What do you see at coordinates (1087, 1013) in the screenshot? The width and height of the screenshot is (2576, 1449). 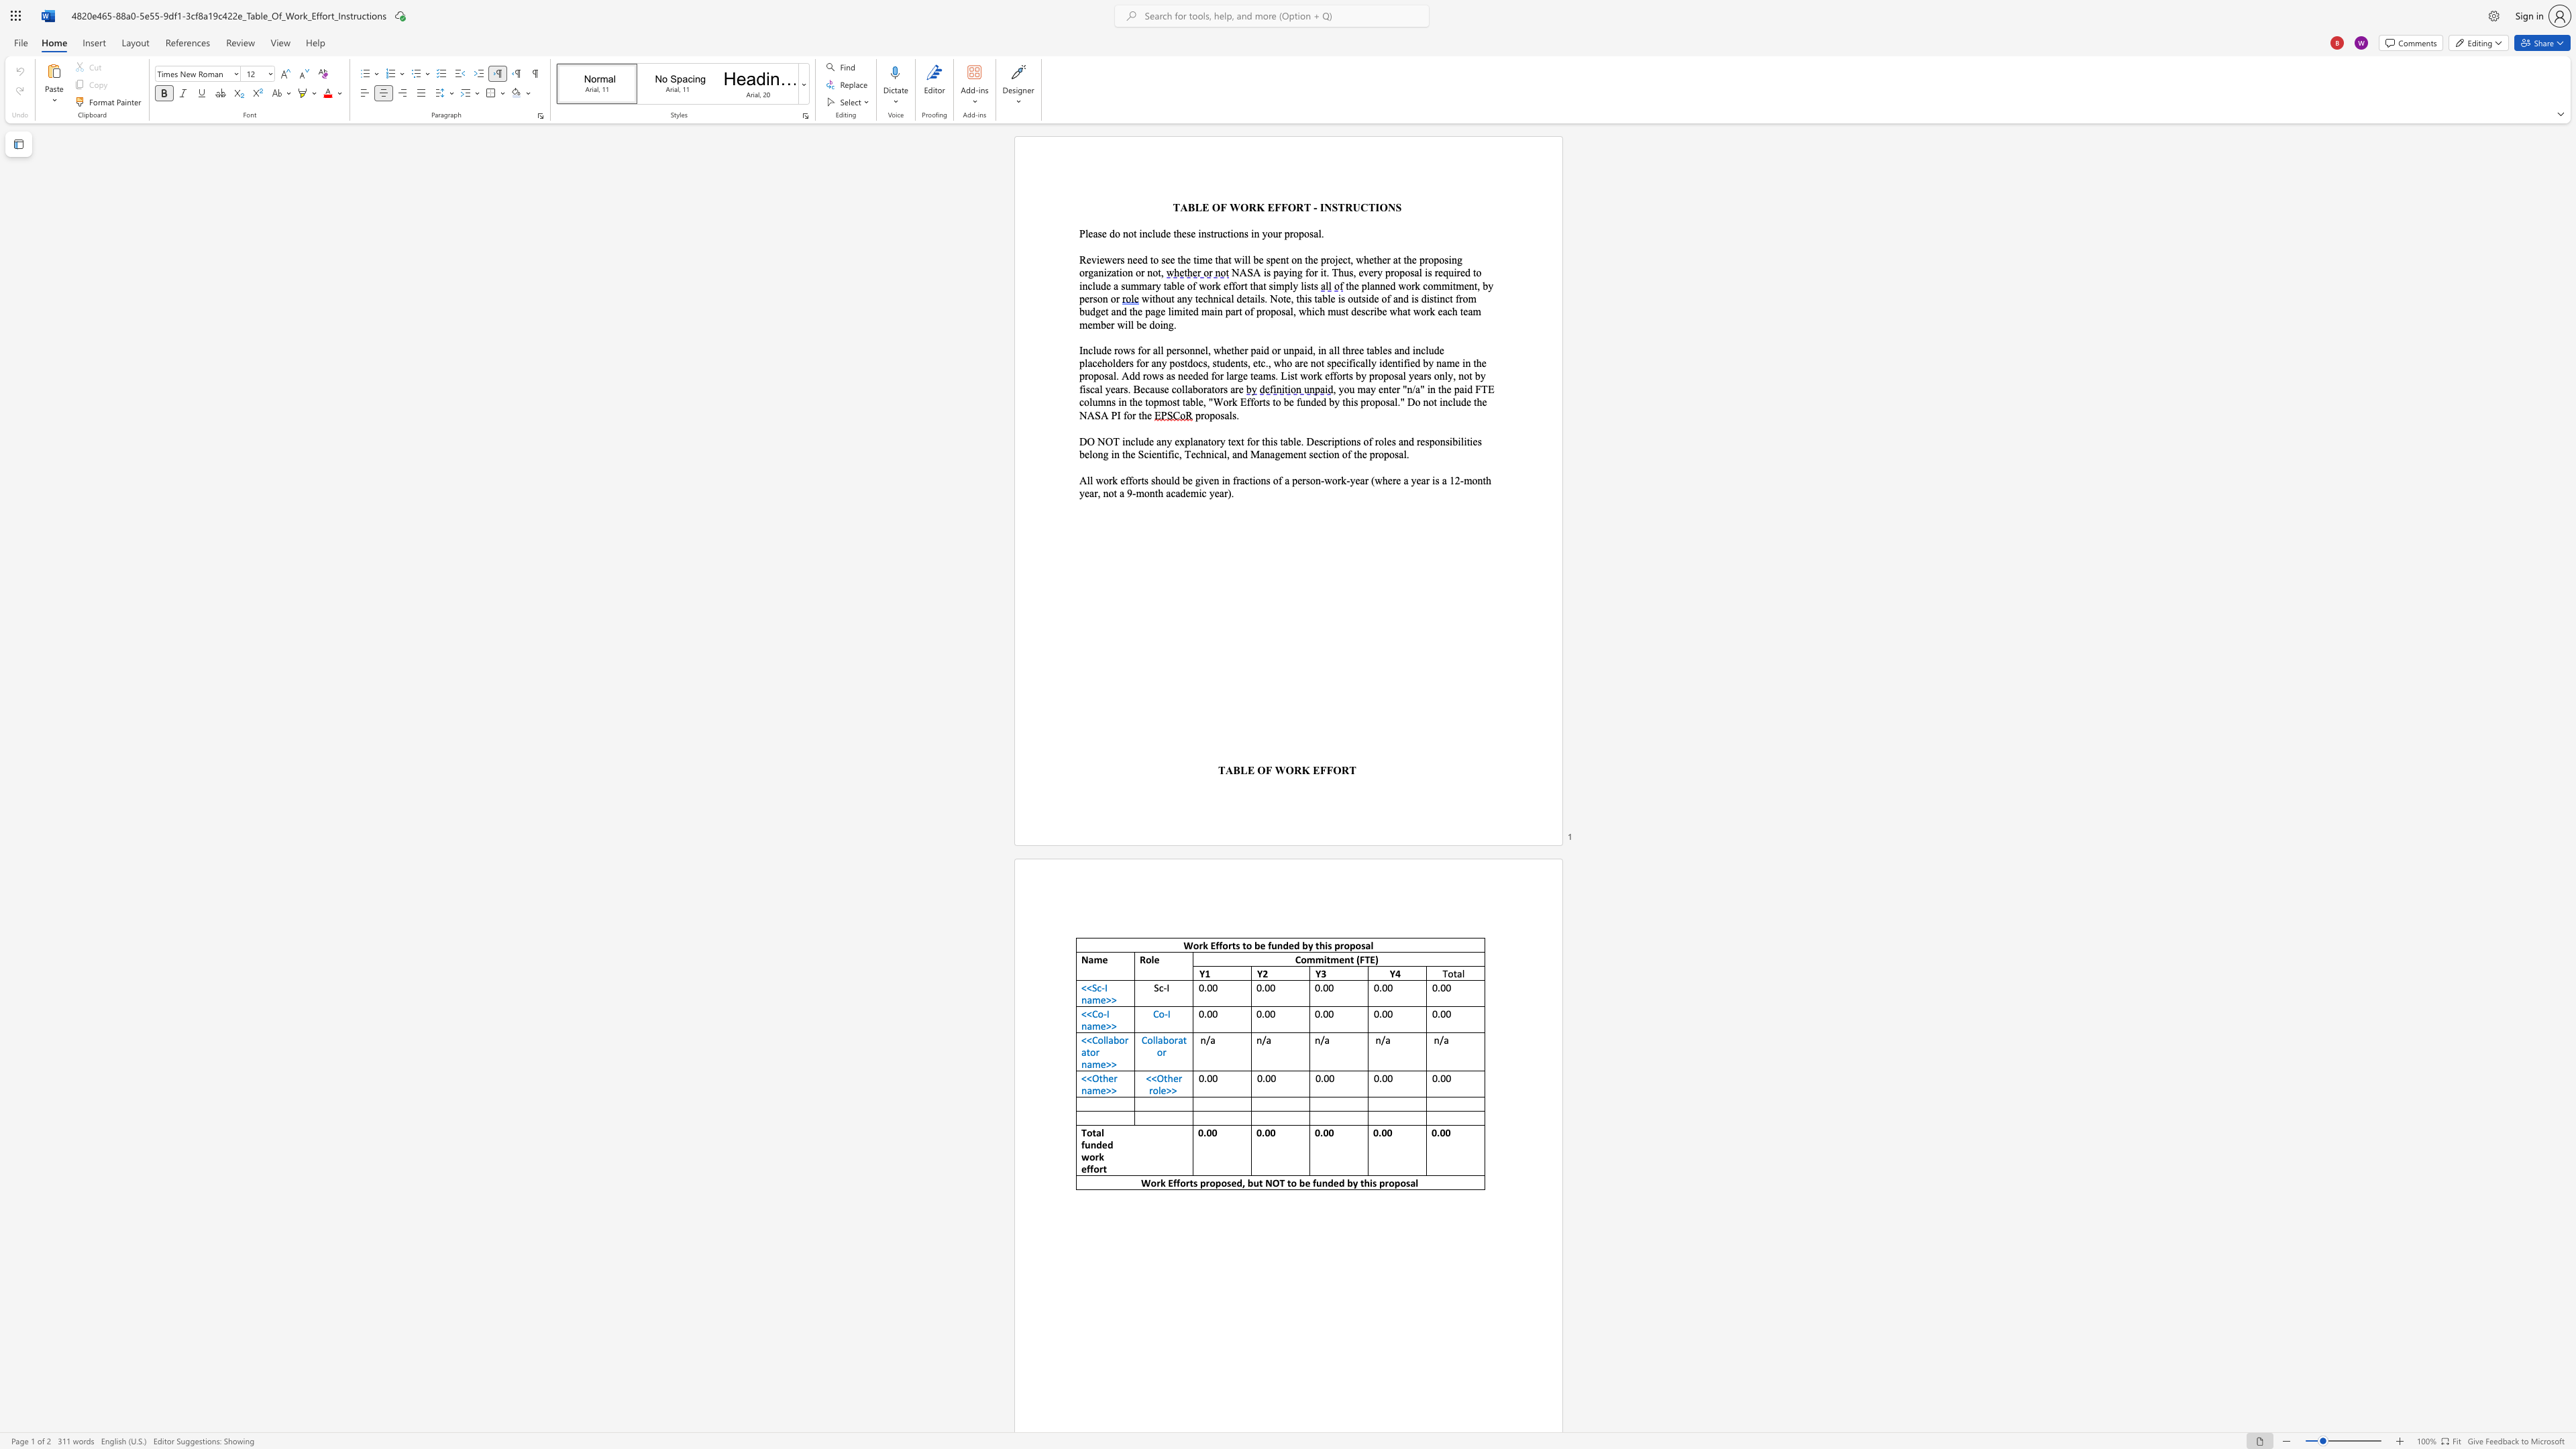 I see `the subset text "<Co-I n" within the text "<<Co-I name>>"` at bounding box center [1087, 1013].